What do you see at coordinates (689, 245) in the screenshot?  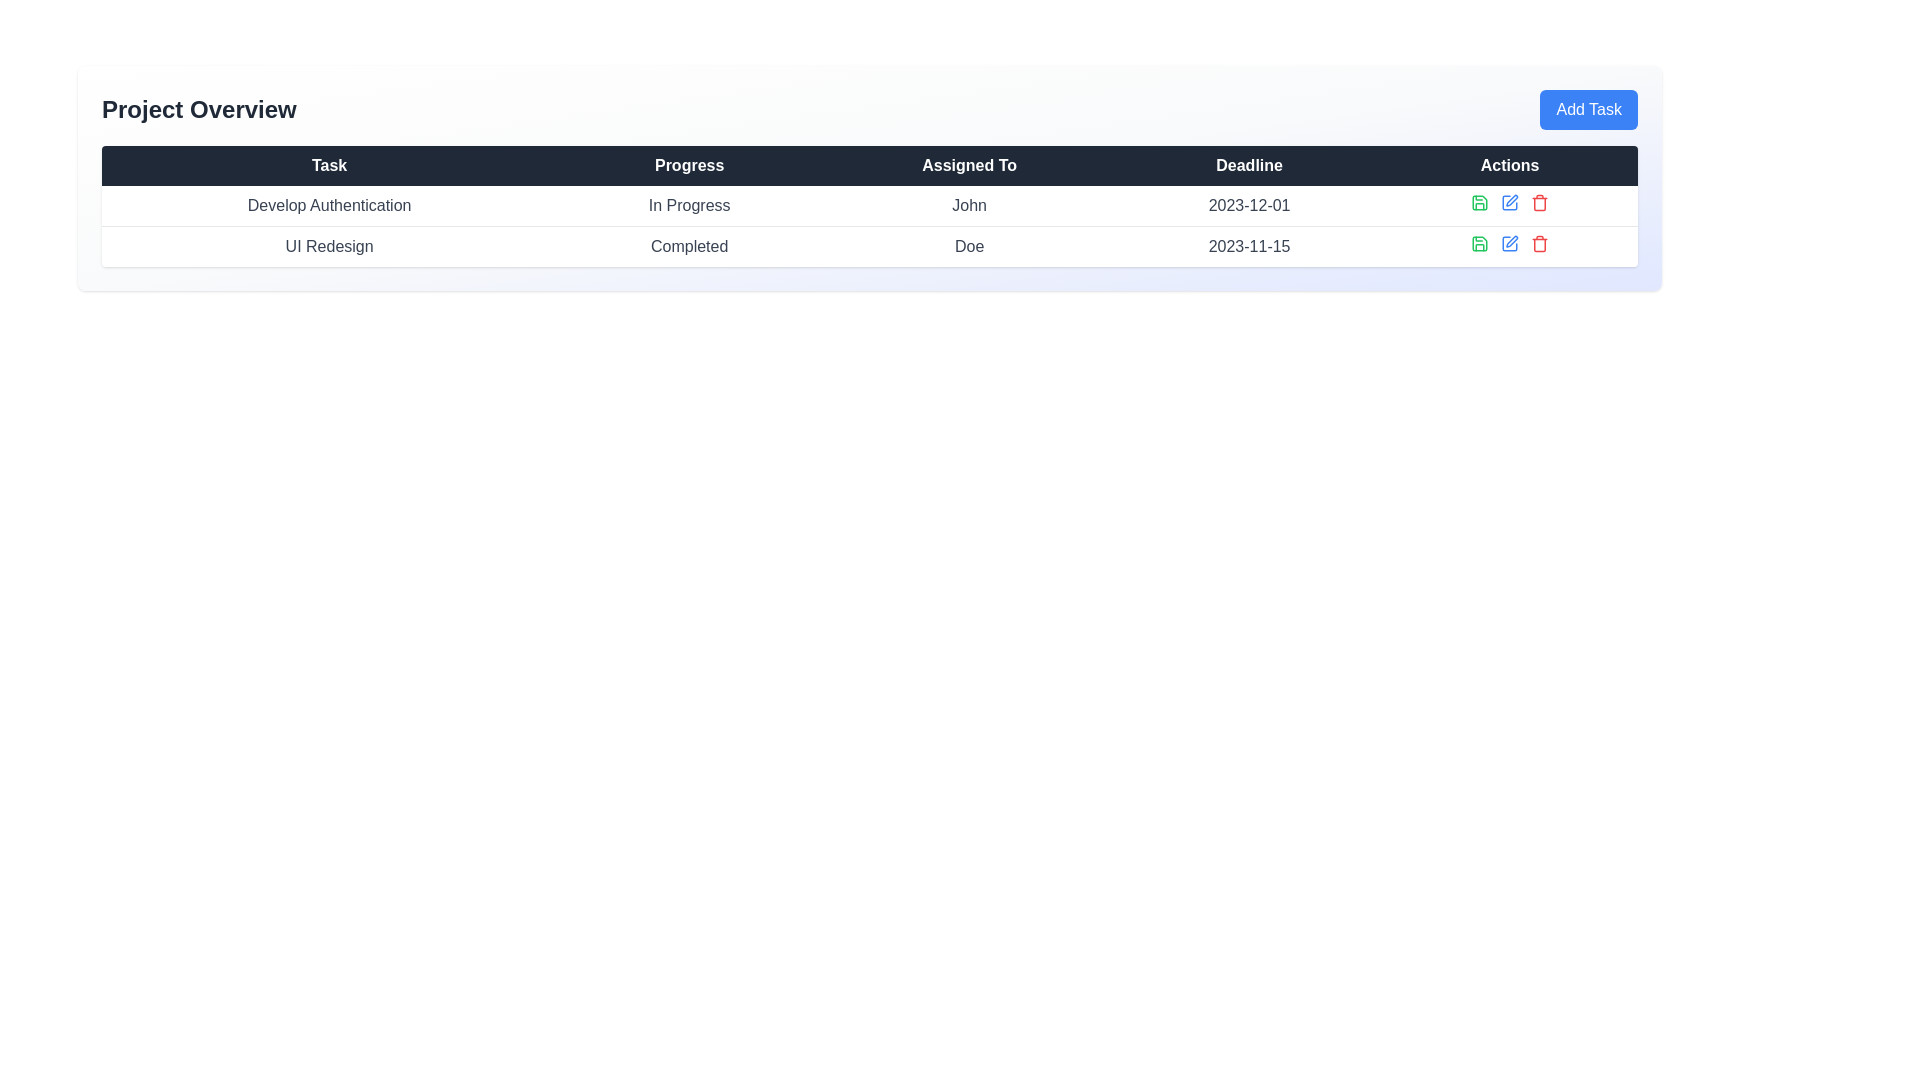 I see `text from the status indicator in the 'Progress' column for the 'UI Redesign' task, located in the second column of the second row of the table` at bounding box center [689, 245].